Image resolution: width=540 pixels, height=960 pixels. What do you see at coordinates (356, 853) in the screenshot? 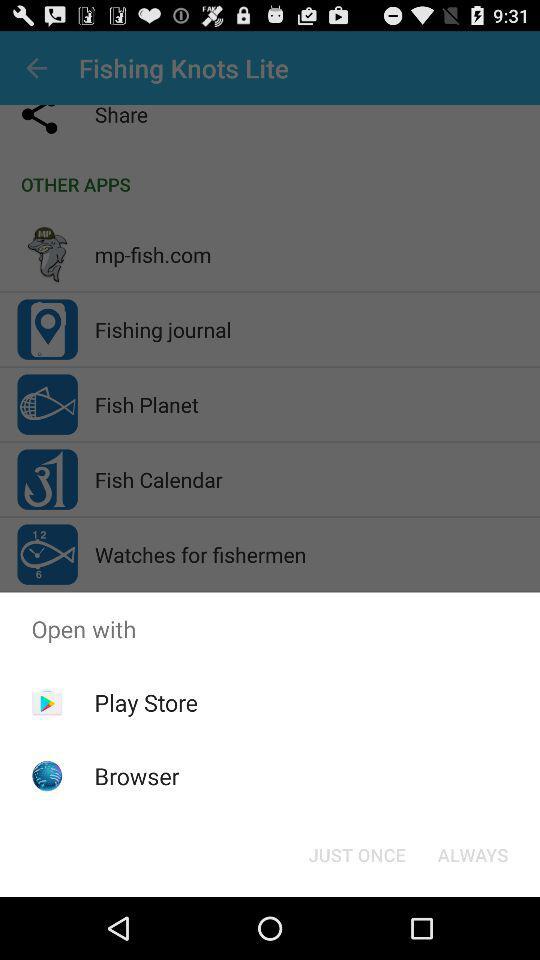
I see `item below open with app` at bounding box center [356, 853].